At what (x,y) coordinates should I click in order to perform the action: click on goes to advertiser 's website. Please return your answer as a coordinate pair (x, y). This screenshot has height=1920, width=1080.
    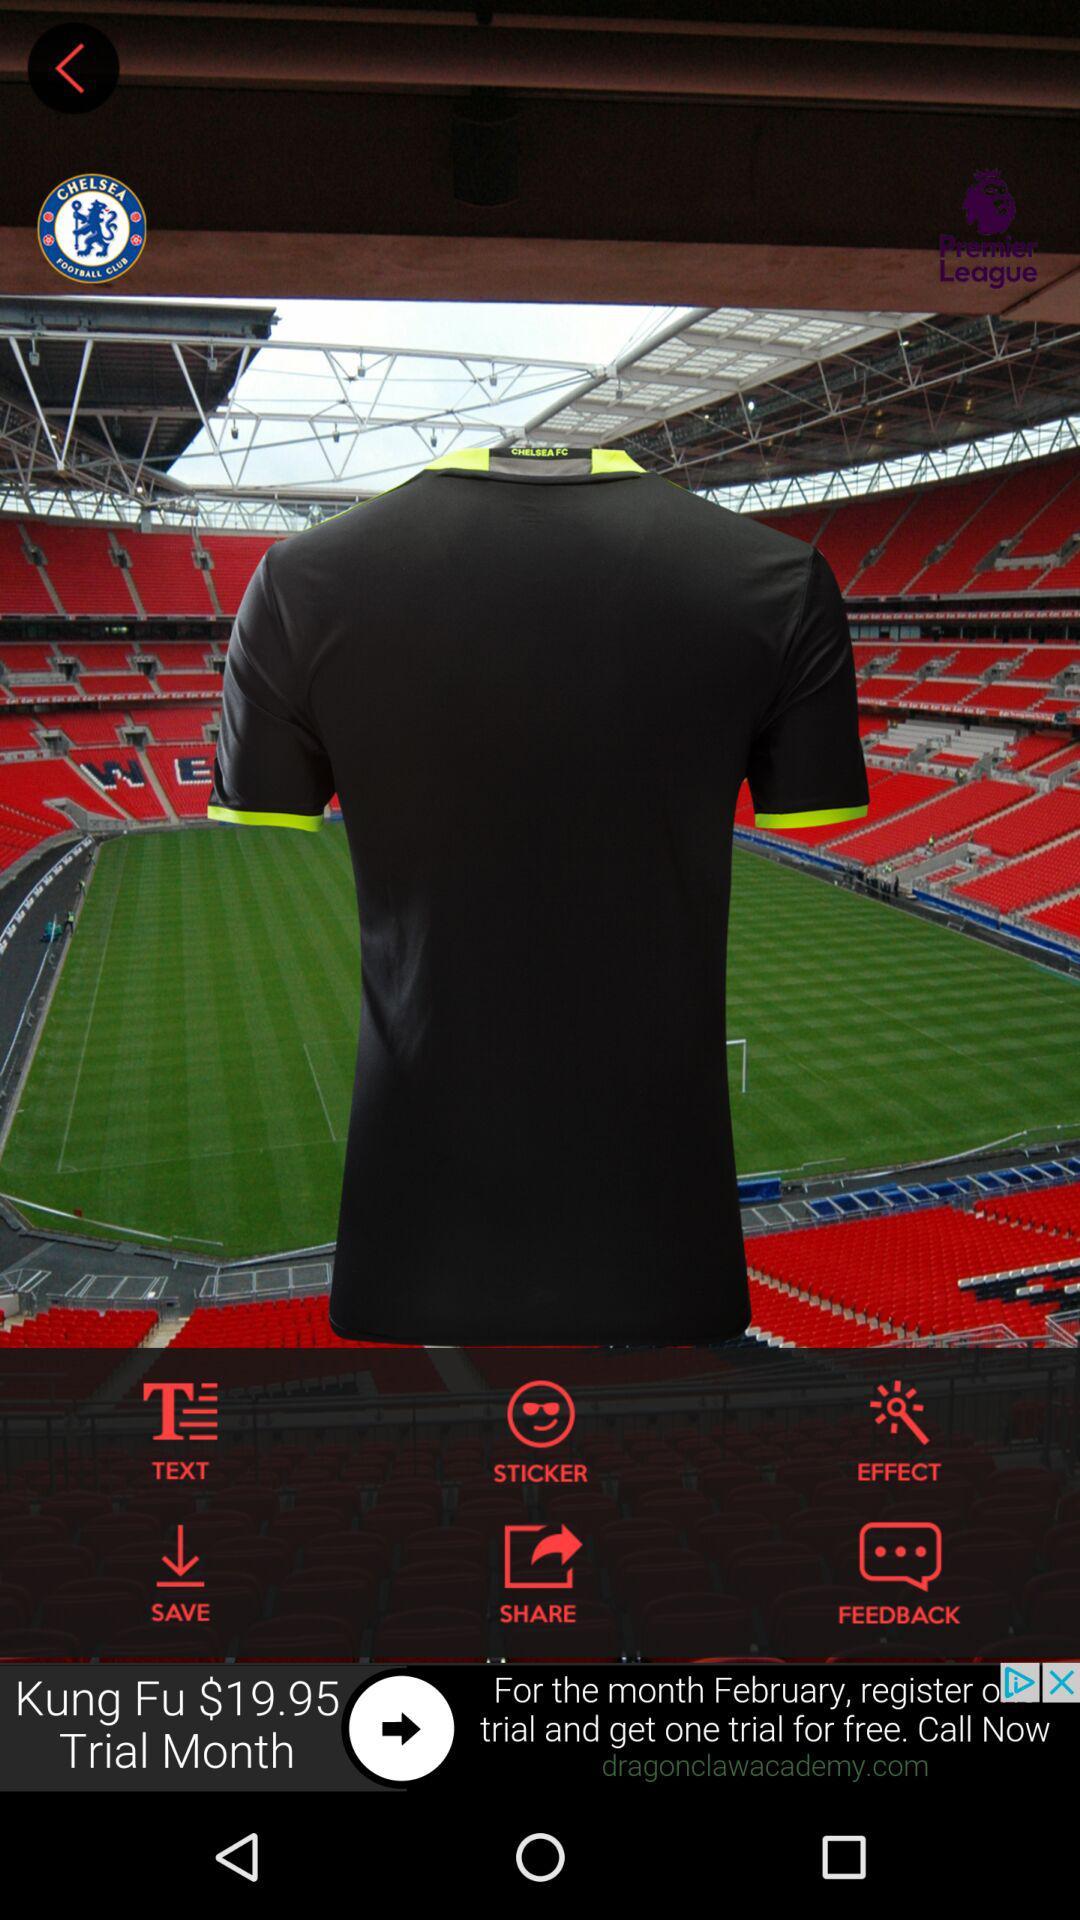
    Looking at the image, I should click on (540, 1727).